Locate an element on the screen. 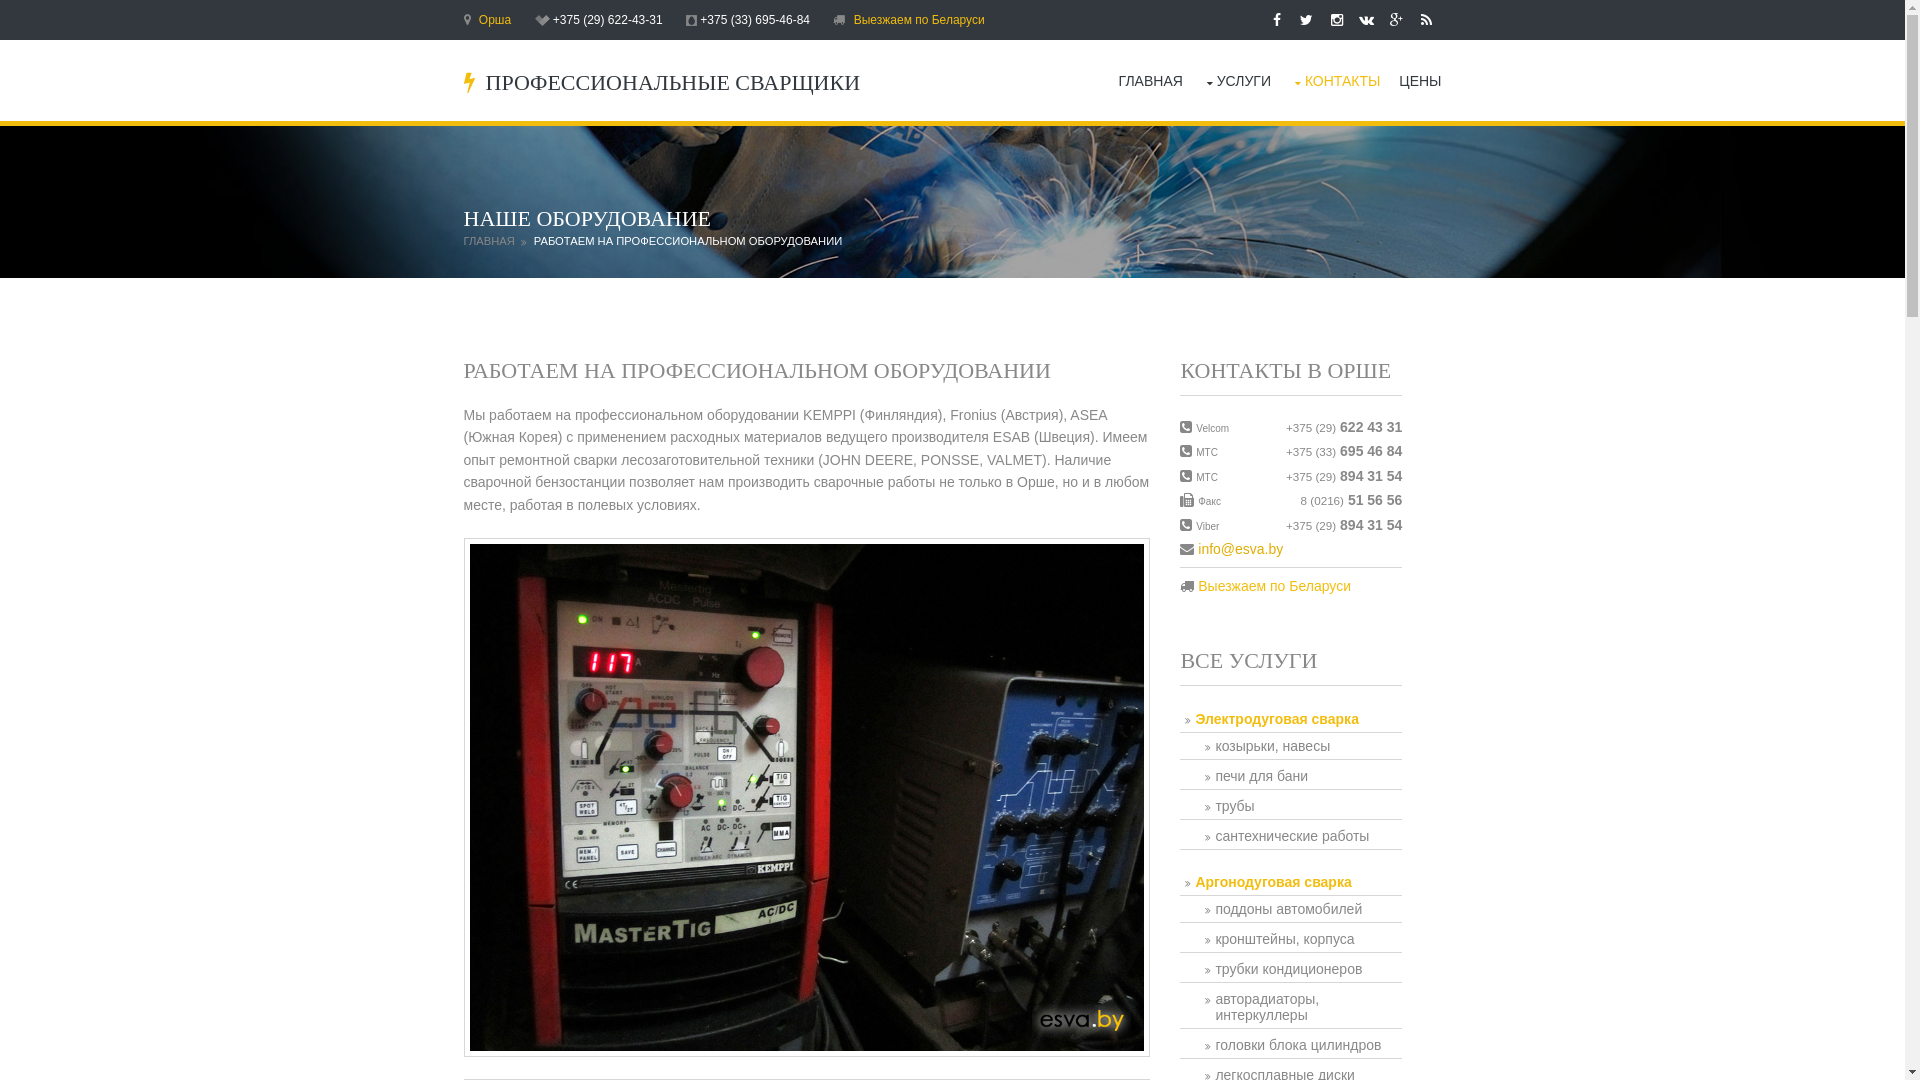 The height and width of the screenshot is (1080, 1920). 'info@esva.by' is located at coordinates (1198, 548).